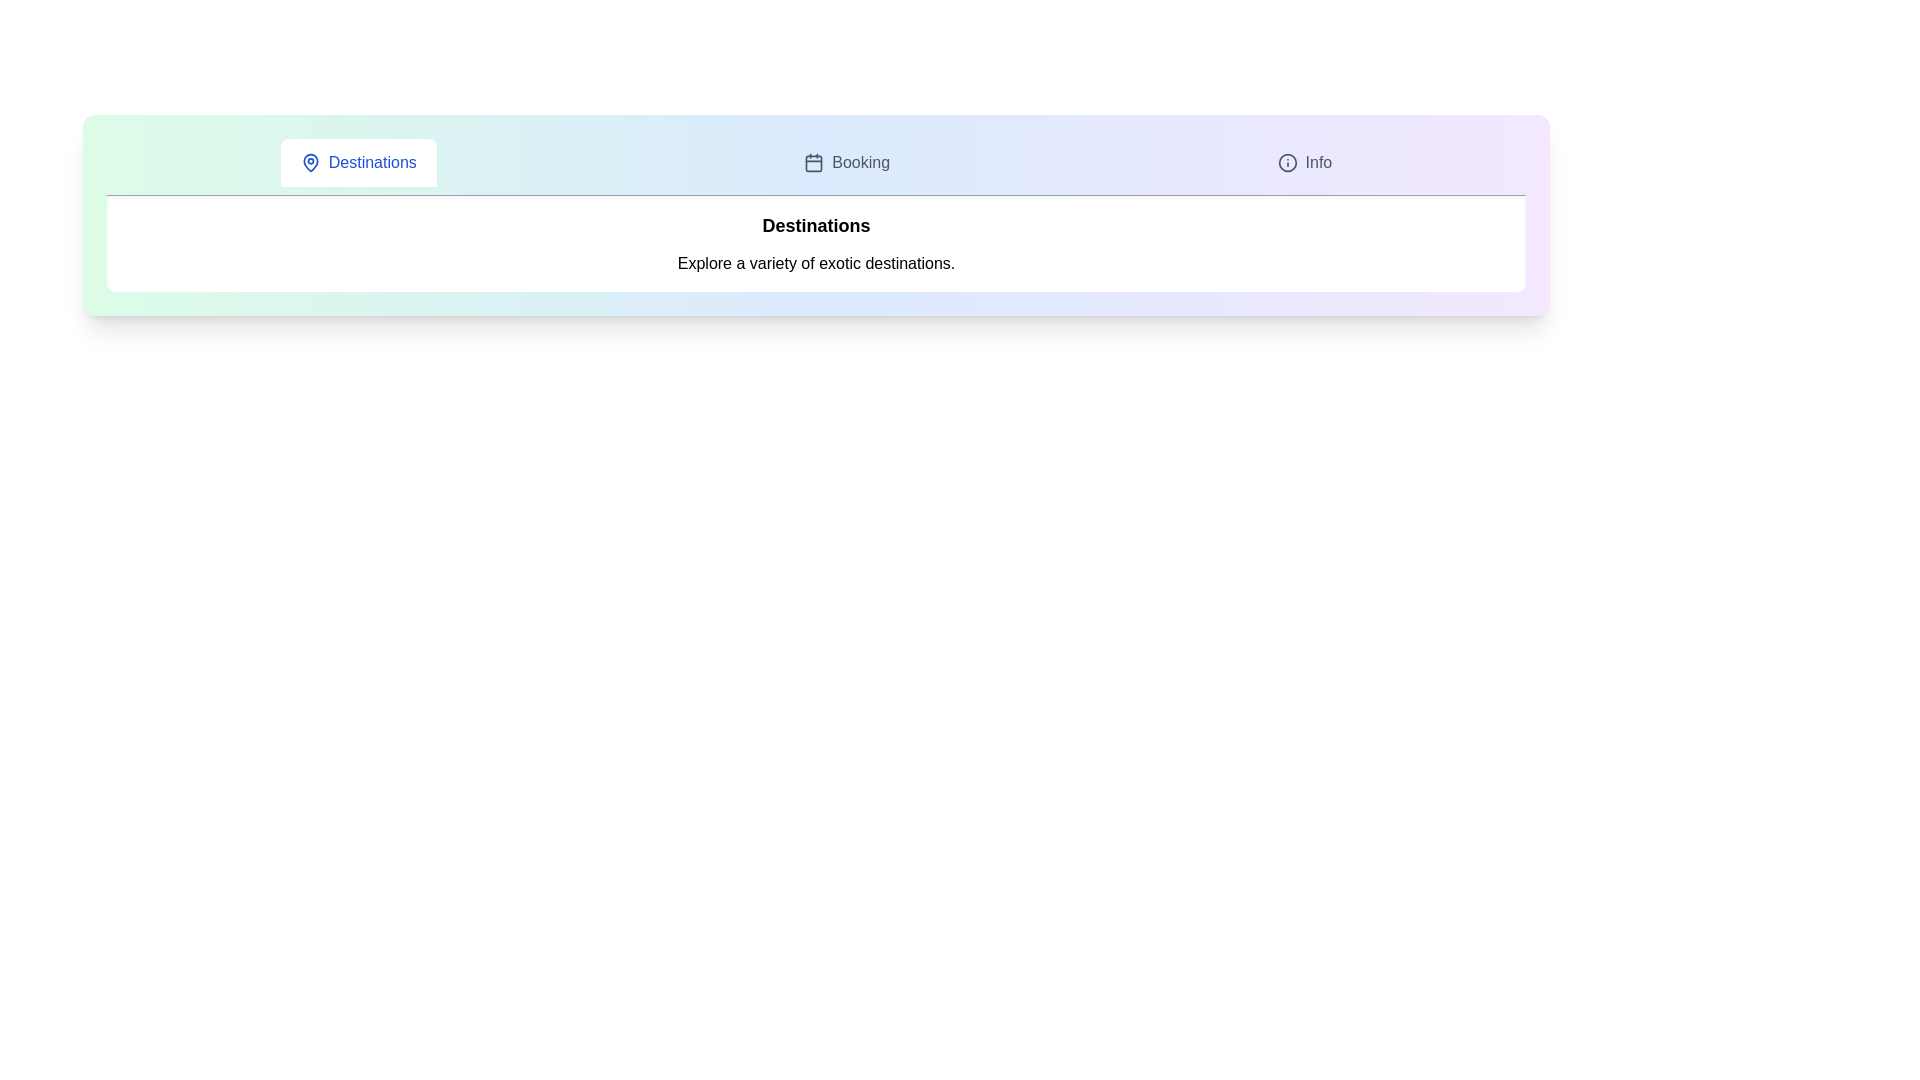 The image size is (1920, 1080). I want to click on the tab Booking to view its hover effect, so click(847, 161).